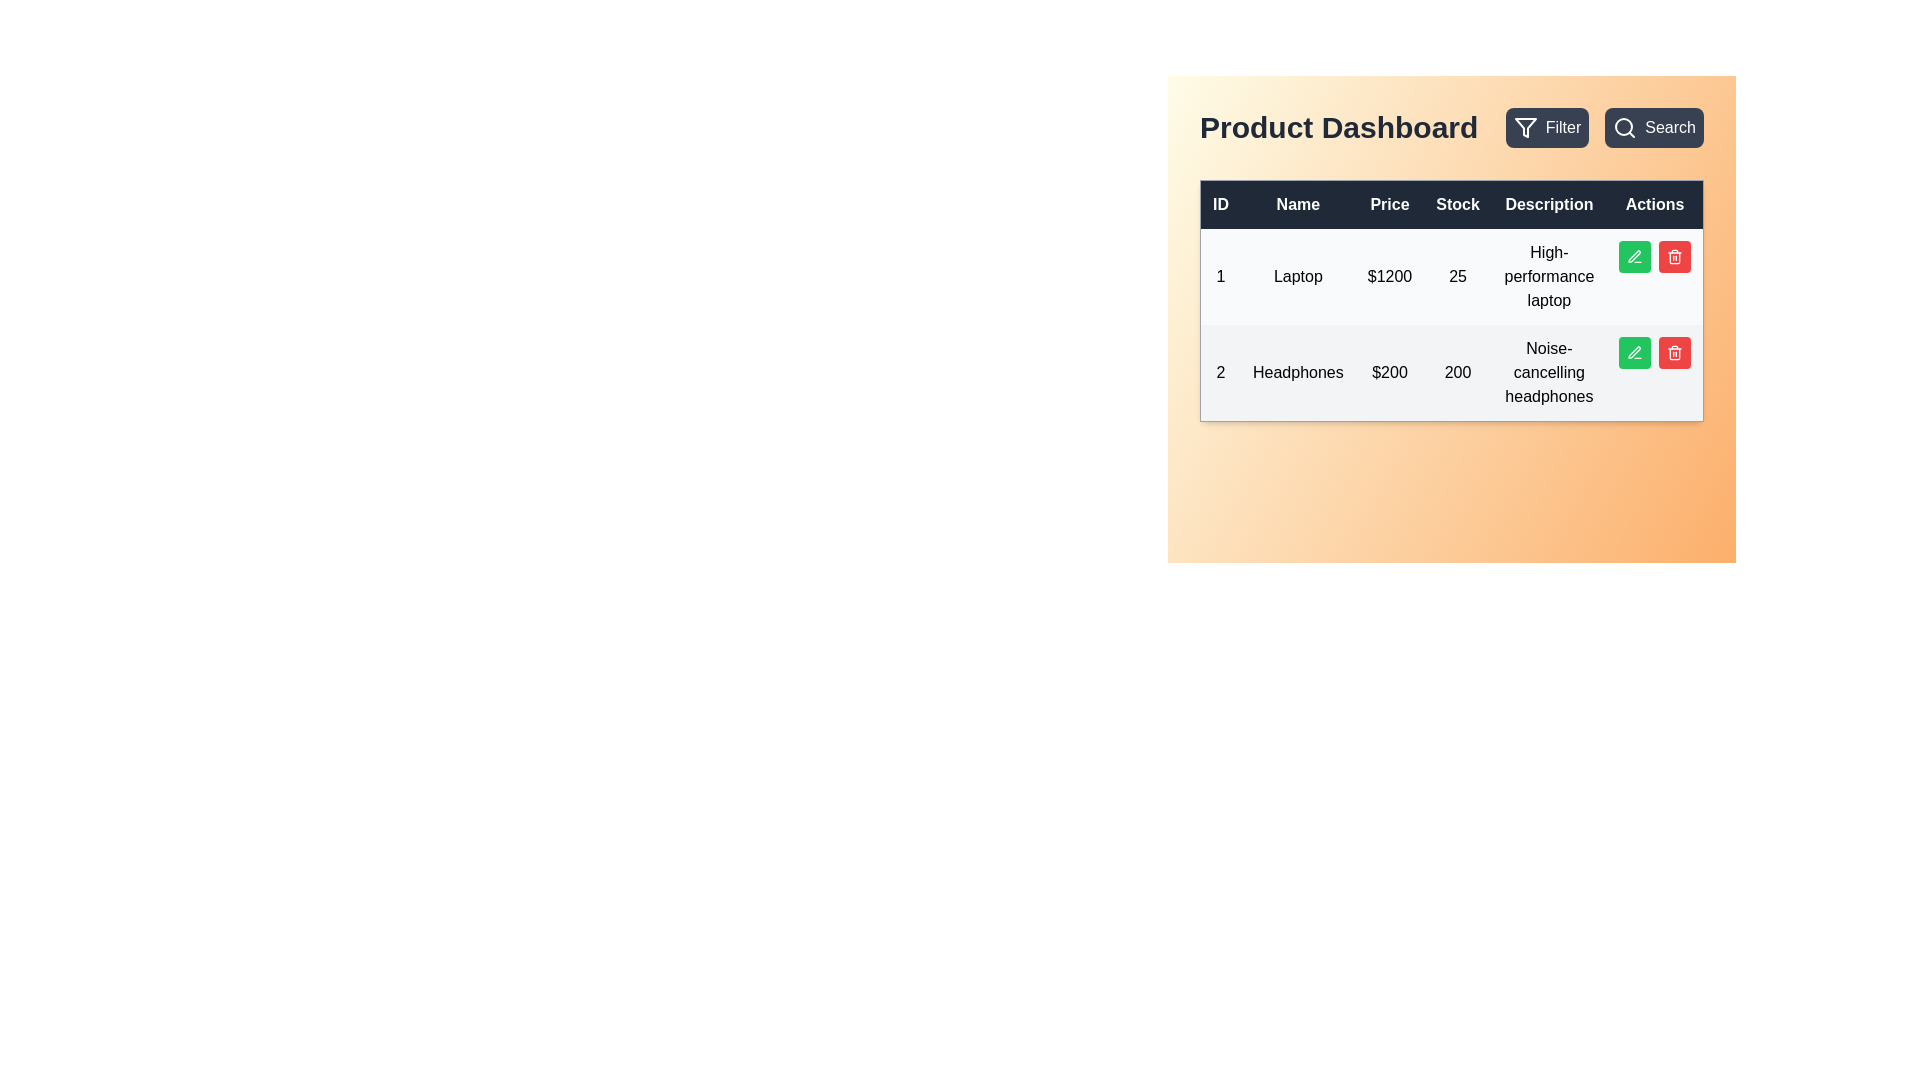 The width and height of the screenshot is (1920, 1080). Describe the element at coordinates (1655, 204) in the screenshot. I see `the 'Actions' column header text label, which is the sixth item in the header row of the table, located to the far right after the 'Description' column` at that location.